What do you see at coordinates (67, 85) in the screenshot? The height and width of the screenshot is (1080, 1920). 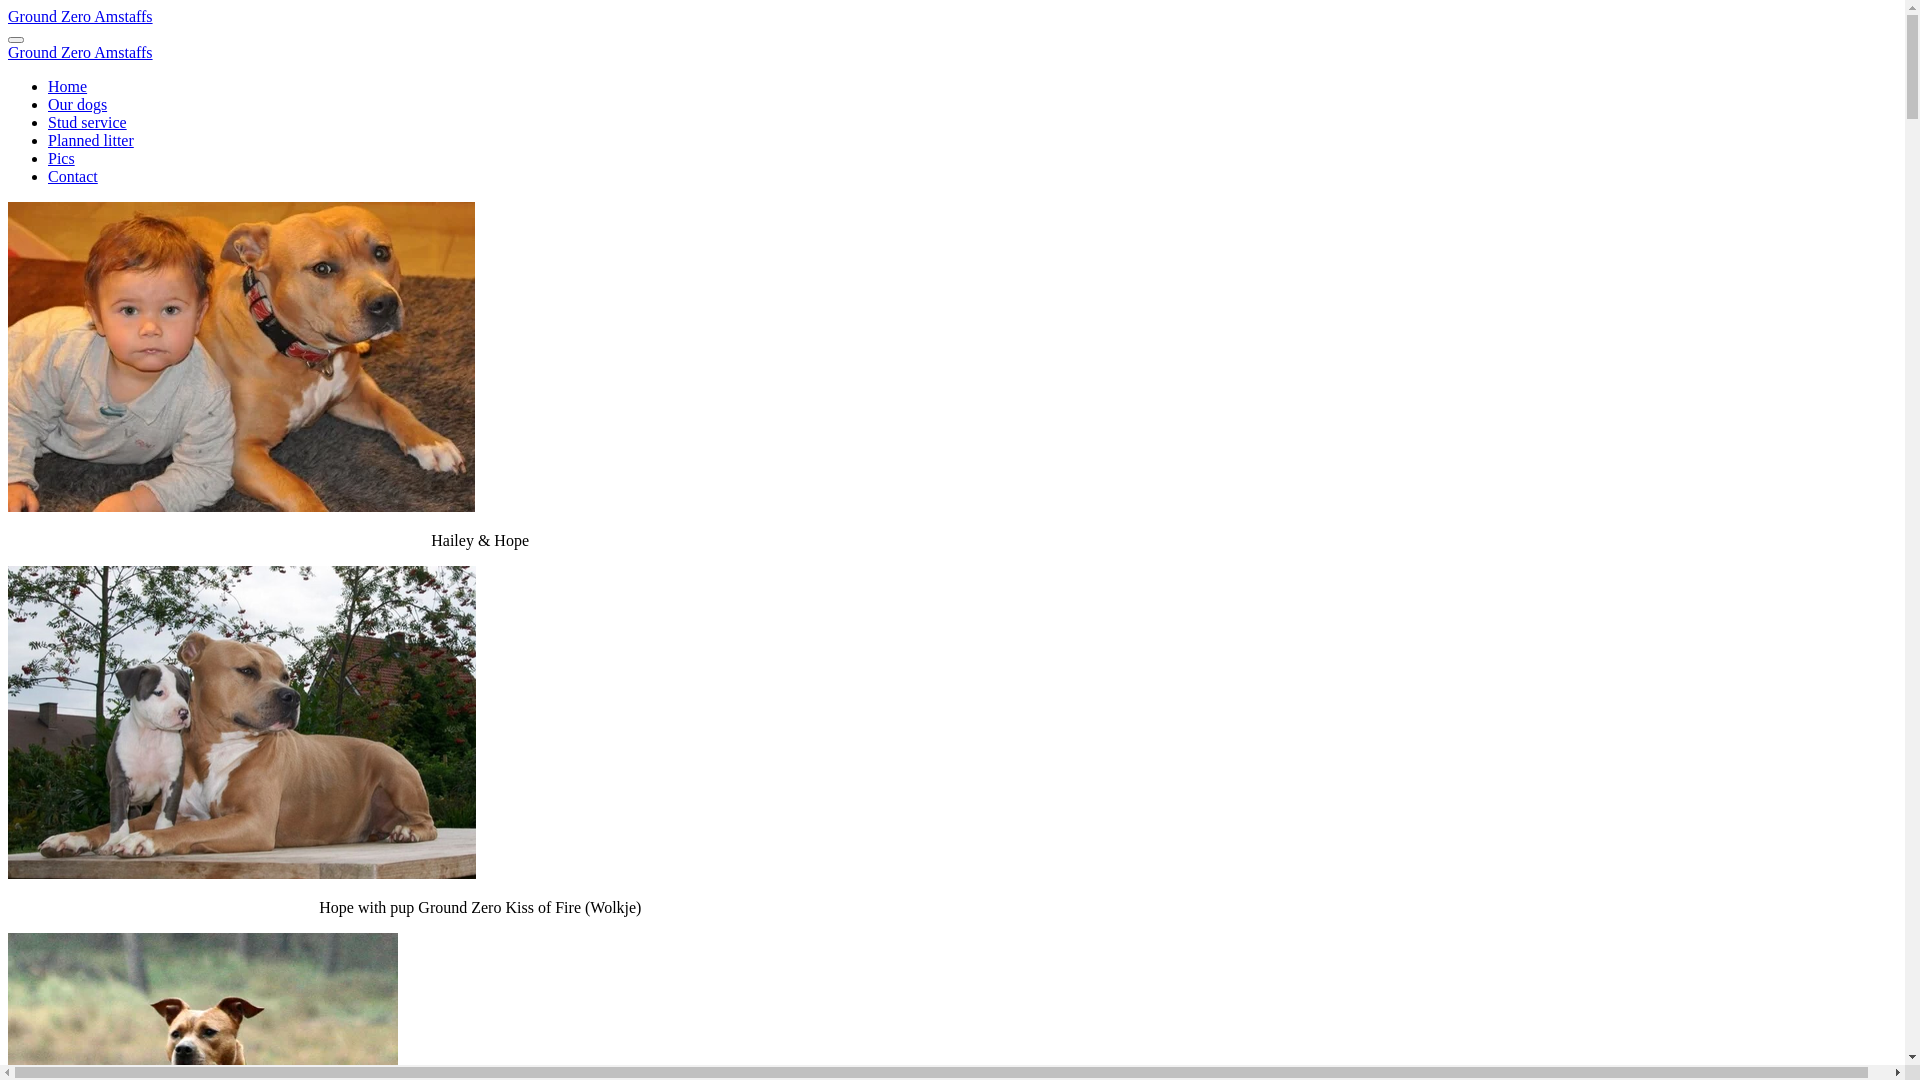 I see `'Home'` at bounding box center [67, 85].